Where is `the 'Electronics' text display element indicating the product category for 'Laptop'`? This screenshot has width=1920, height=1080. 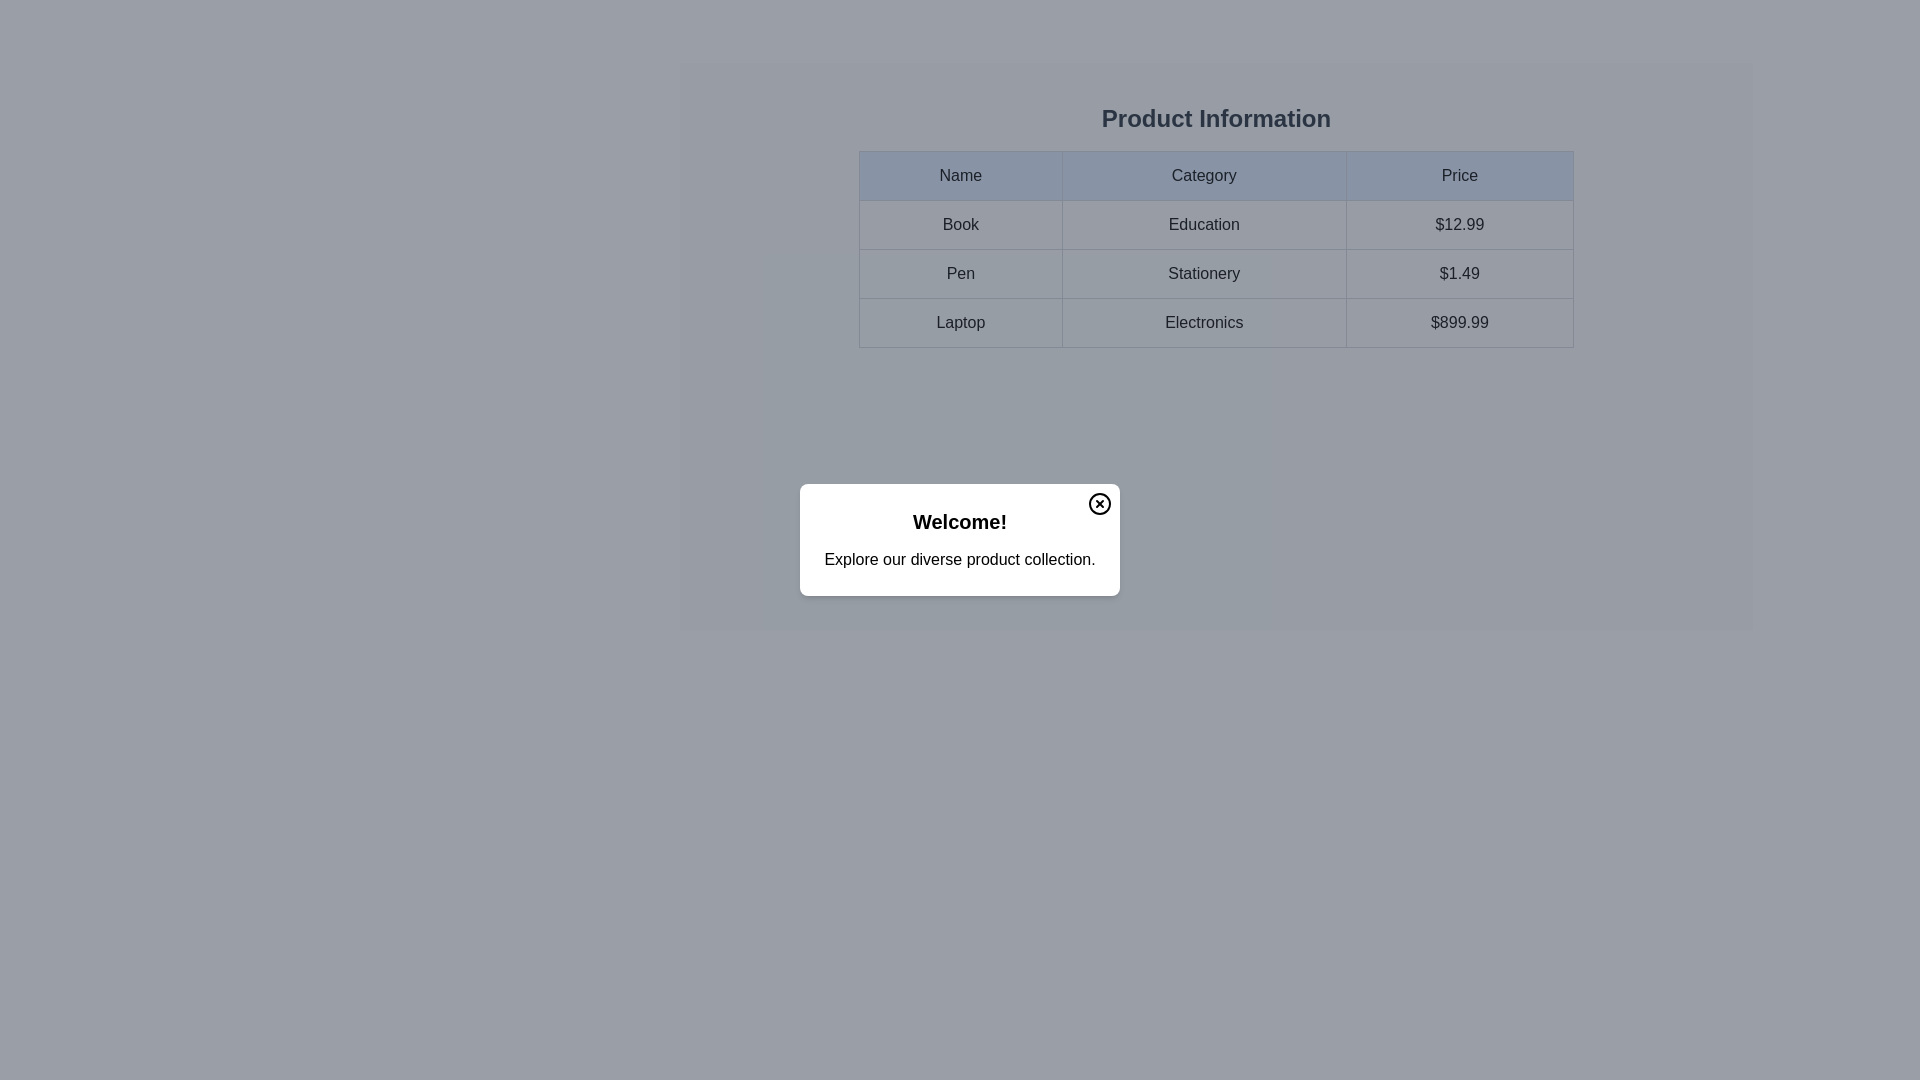 the 'Electronics' text display element indicating the product category for 'Laptop' is located at coordinates (1215, 322).